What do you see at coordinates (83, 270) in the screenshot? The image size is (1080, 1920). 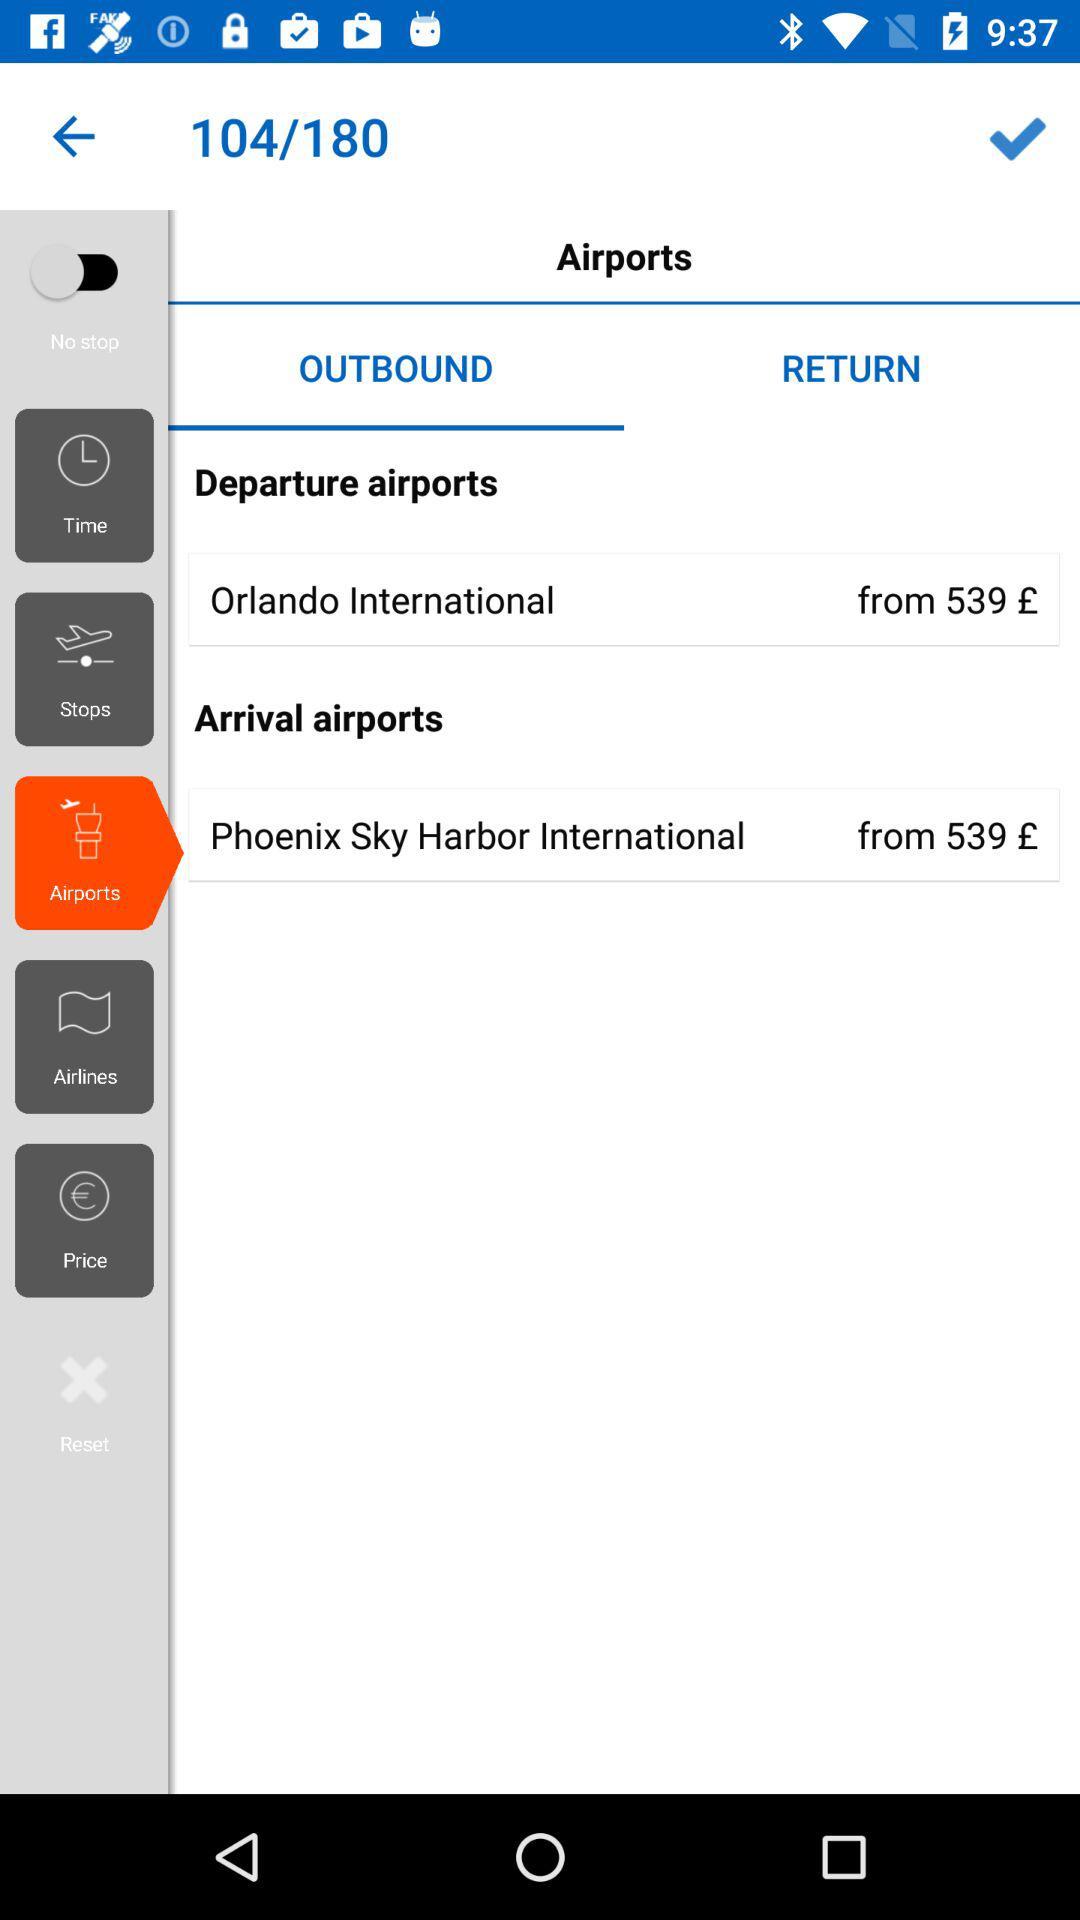 I see `auto play` at bounding box center [83, 270].